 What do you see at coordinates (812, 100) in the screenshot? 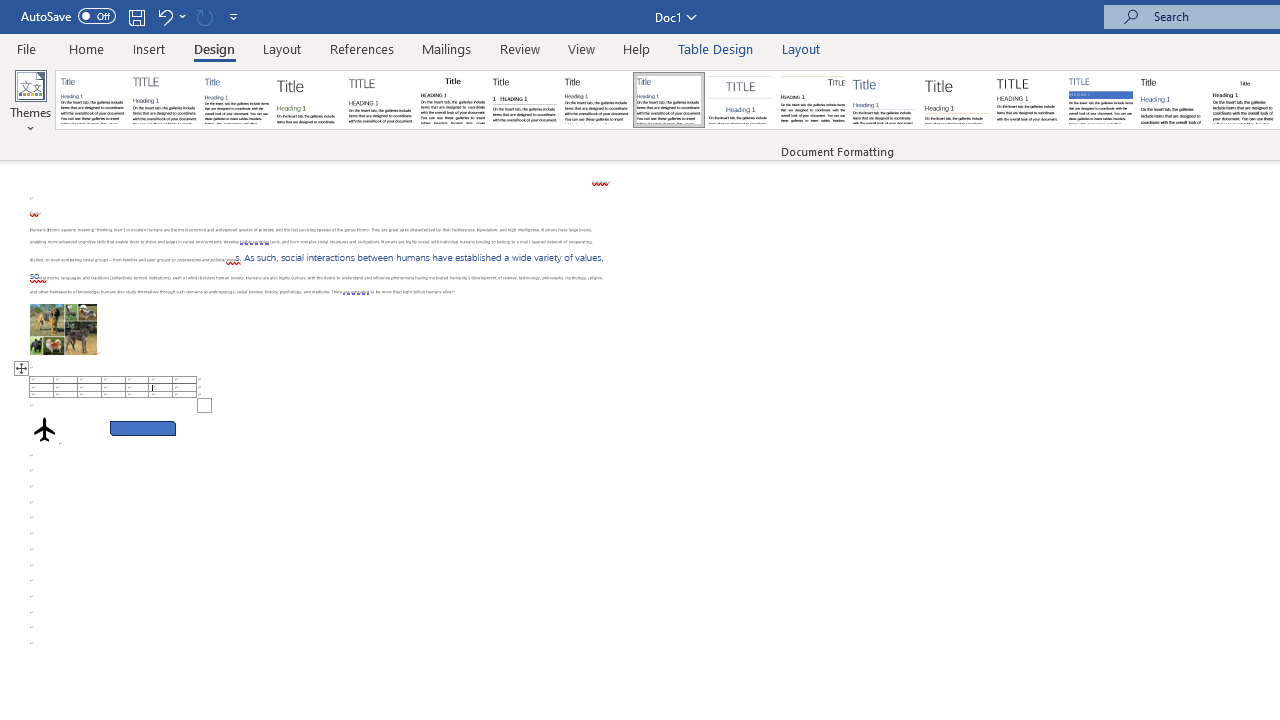
I see `'Lines (Distinctive)'` at bounding box center [812, 100].